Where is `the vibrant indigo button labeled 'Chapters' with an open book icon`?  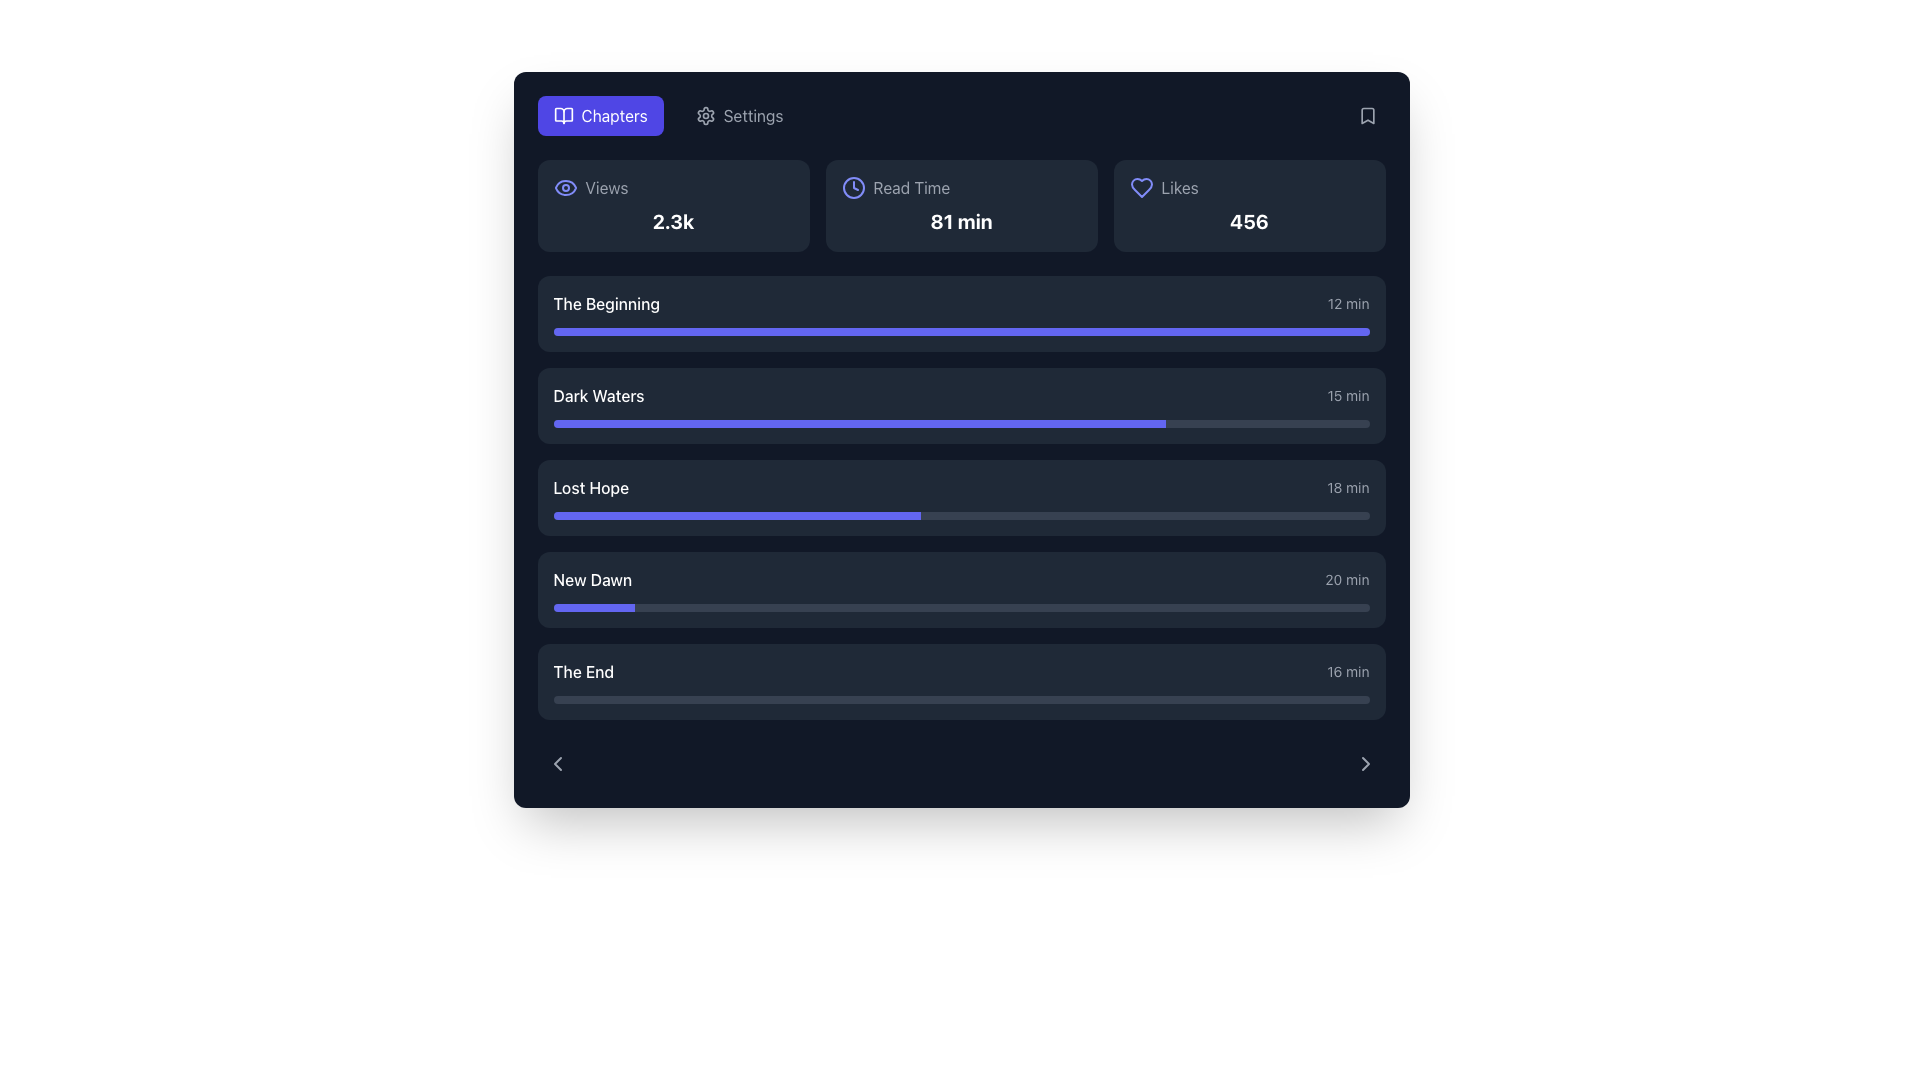
the vibrant indigo button labeled 'Chapters' with an open book icon is located at coordinates (599, 115).